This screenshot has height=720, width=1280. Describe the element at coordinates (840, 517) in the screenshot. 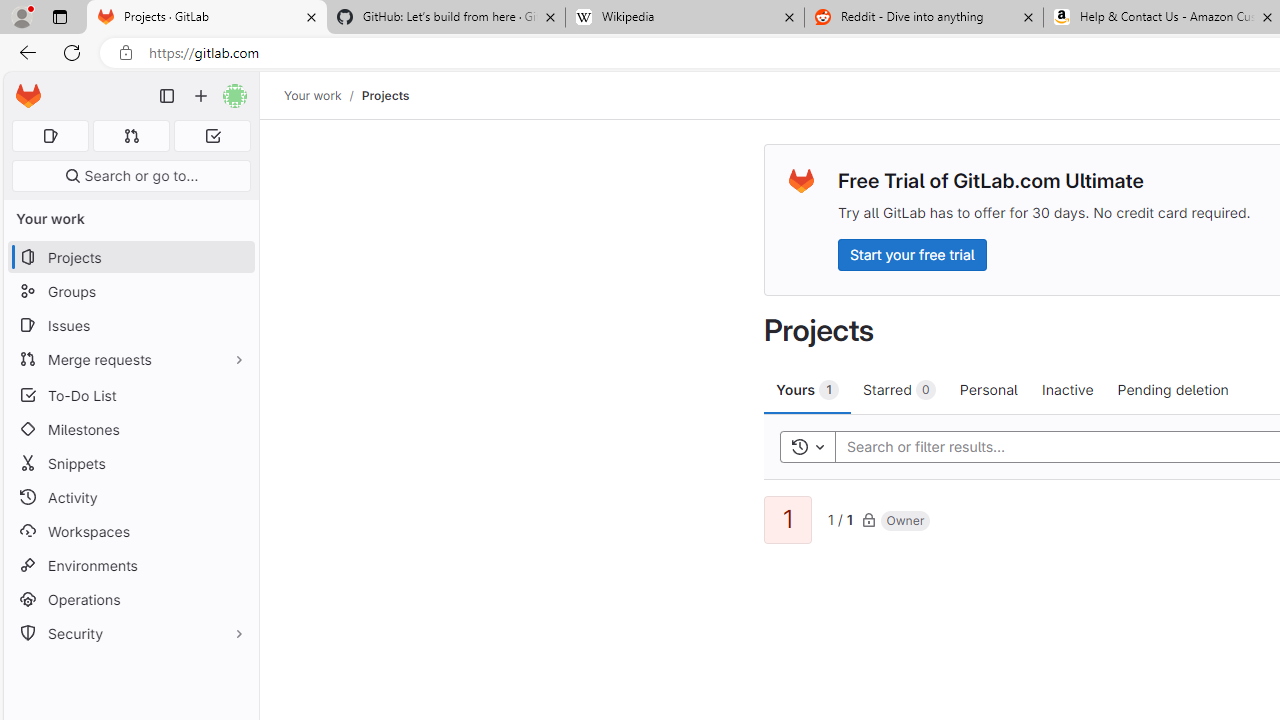

I see `'1 / 1'` at that location.